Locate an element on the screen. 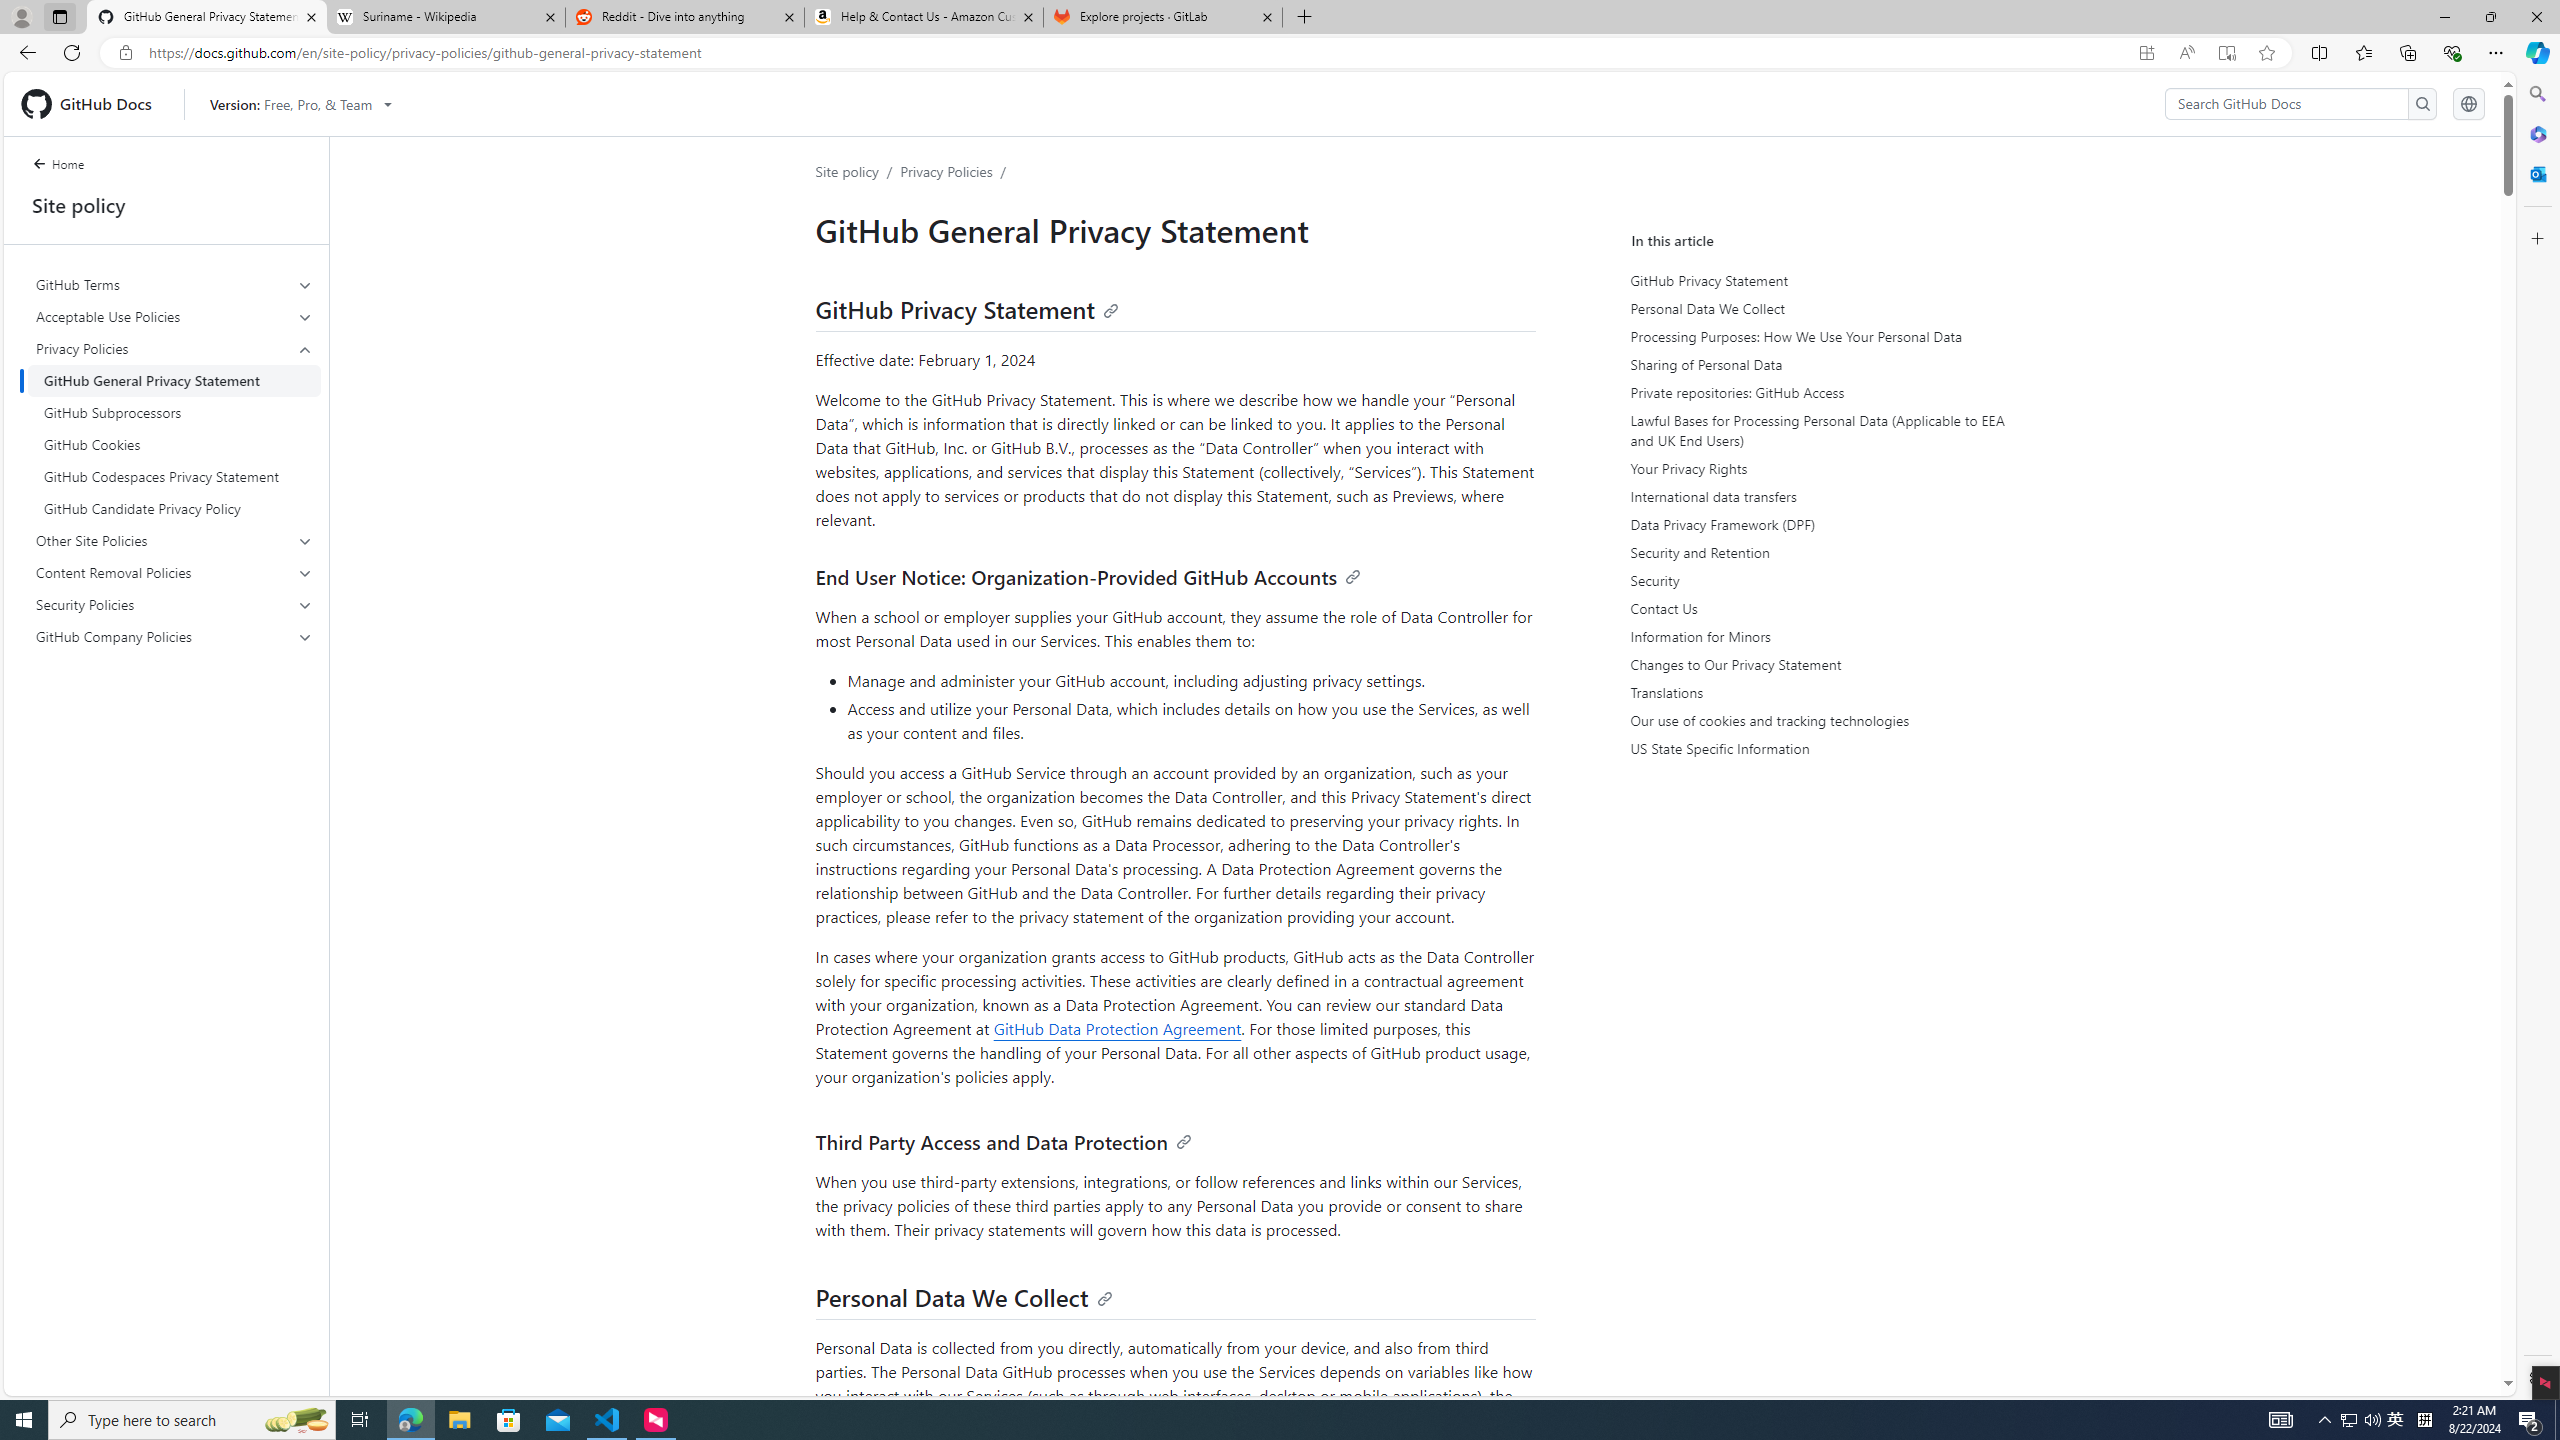 The width and height of the screenshot is (2560, 1440). 'GitHub Cookies' is located at coordinates (174, 444).